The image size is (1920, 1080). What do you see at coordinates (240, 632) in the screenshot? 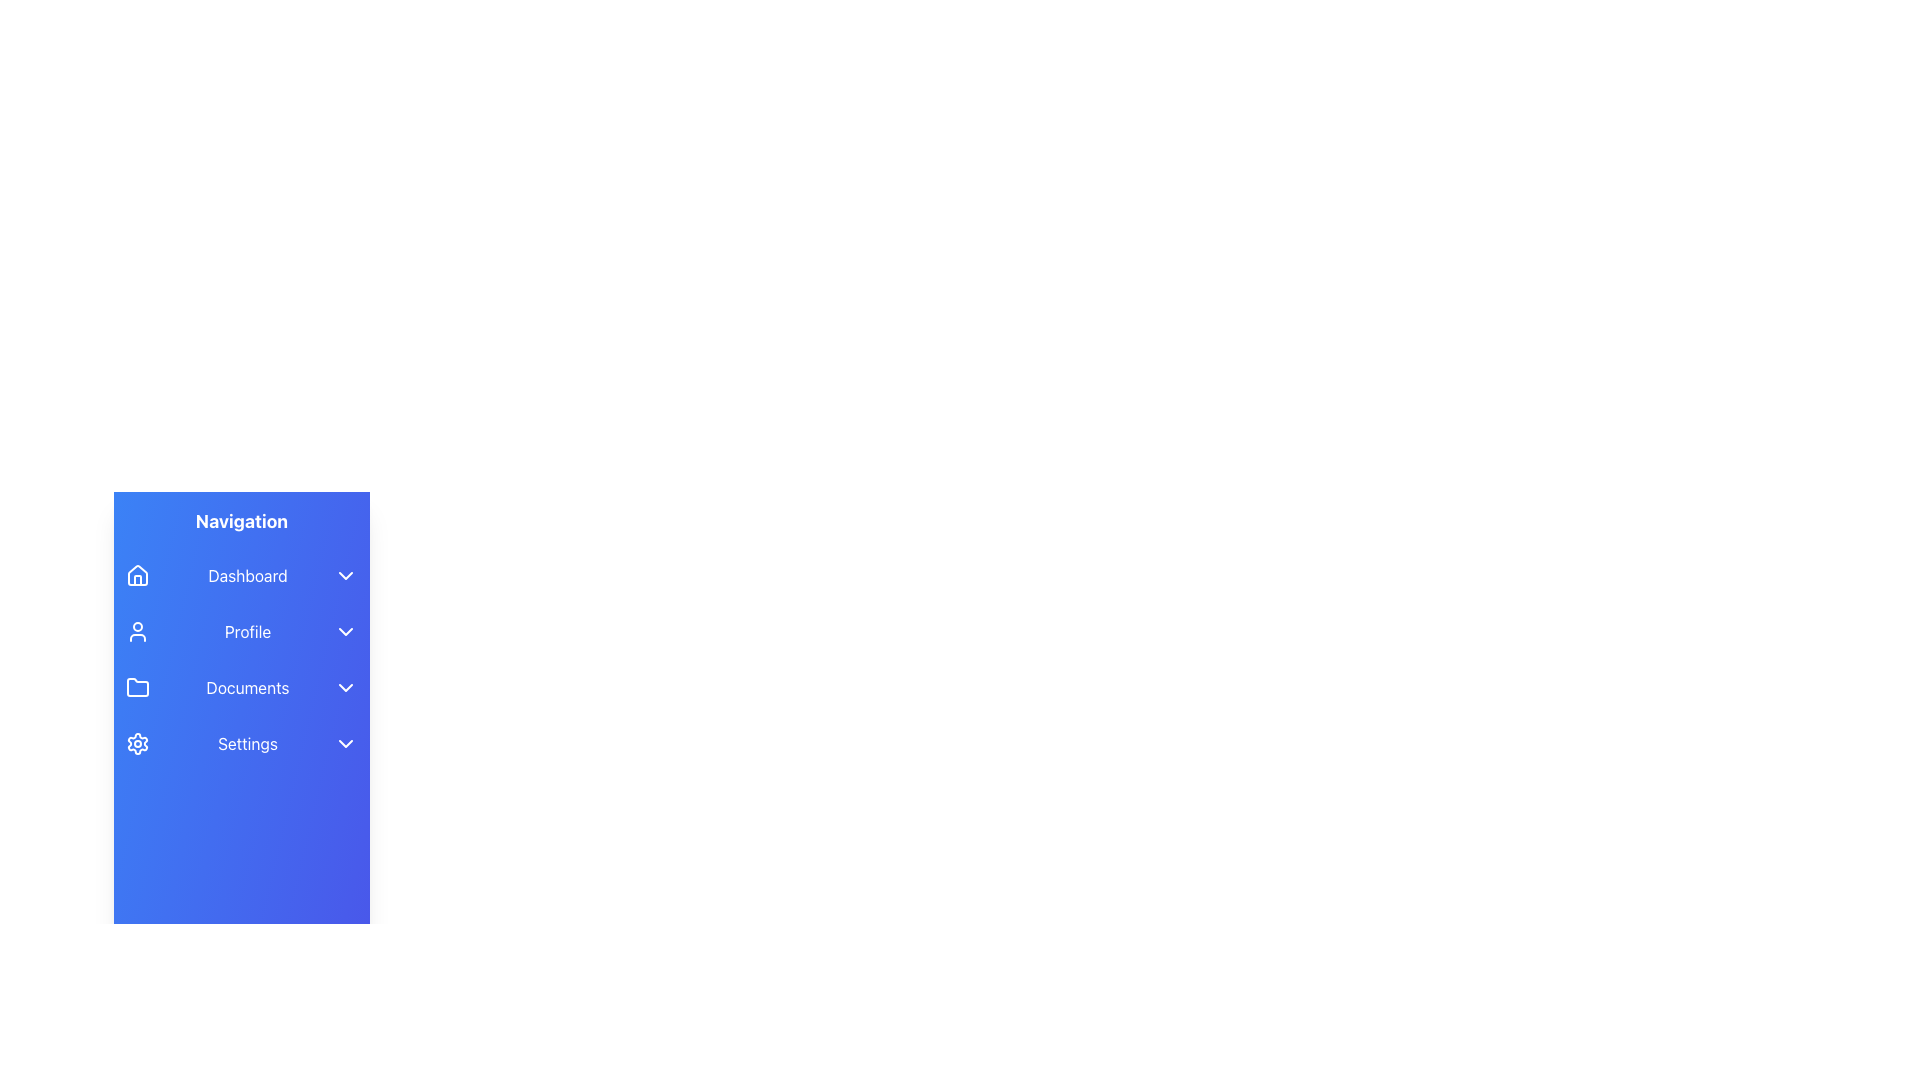
I see `the second navigation item in the vertical list of the blue sidebar to trigger a tooltip for the 'Profile' section` at bounding box center [240, 632].